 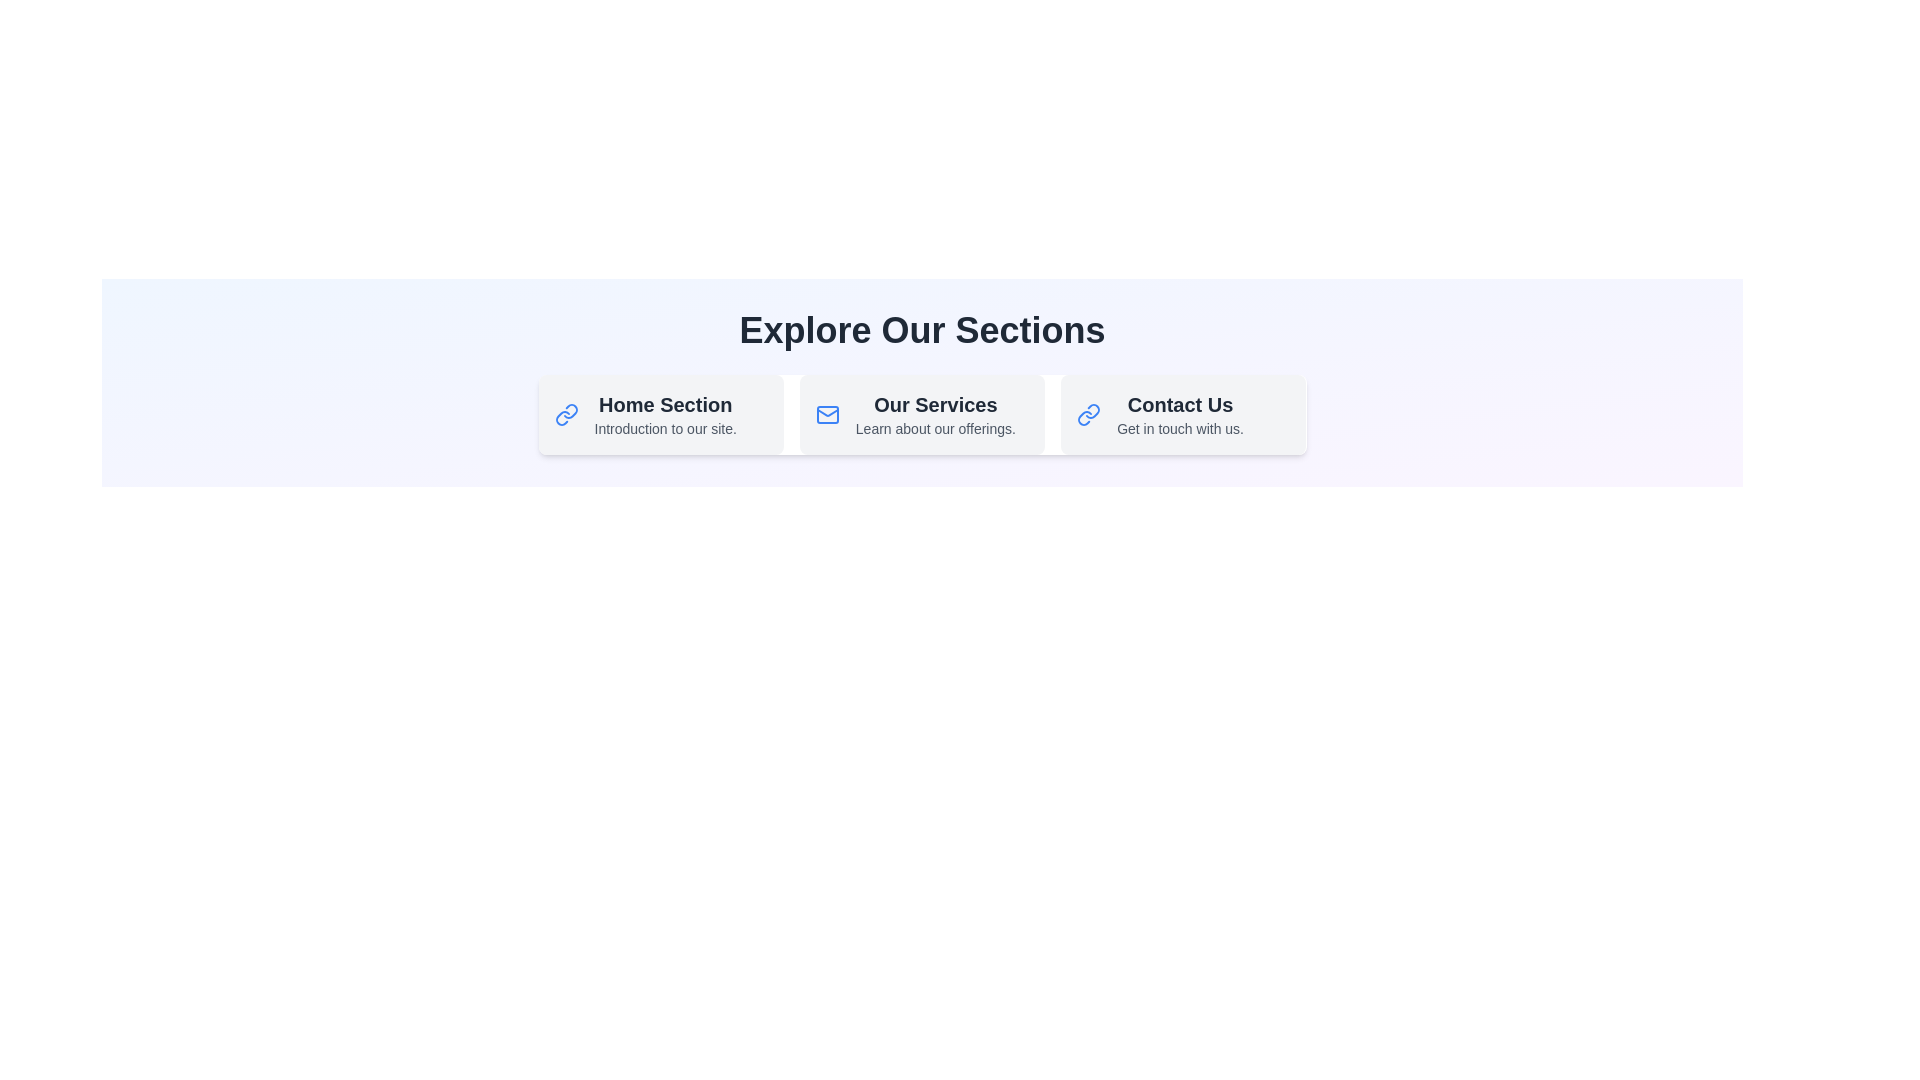 What do you see at coordinates (665, 405) in the screenshot?
I see `the 'Home Section' heading text` at bounding box center [665, 405].